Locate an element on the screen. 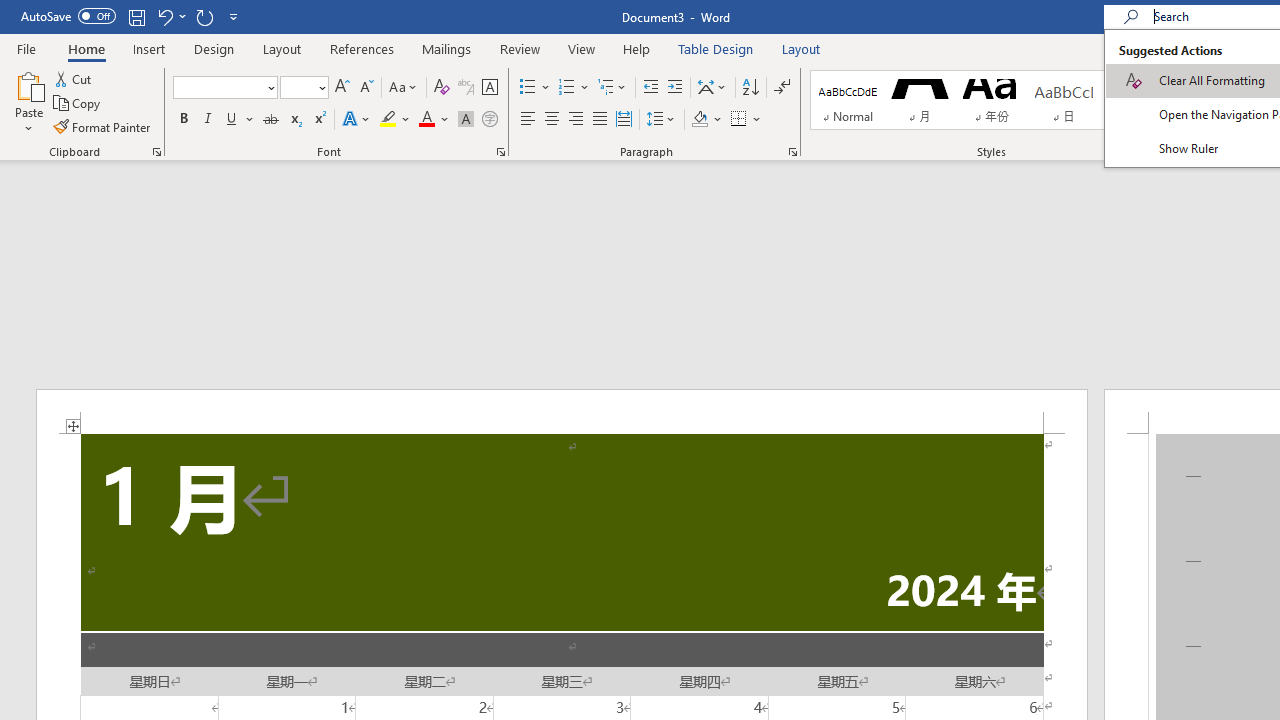 This screenshot has height=720, width=1280. 'Font...' is located at coordinates (501, 150).